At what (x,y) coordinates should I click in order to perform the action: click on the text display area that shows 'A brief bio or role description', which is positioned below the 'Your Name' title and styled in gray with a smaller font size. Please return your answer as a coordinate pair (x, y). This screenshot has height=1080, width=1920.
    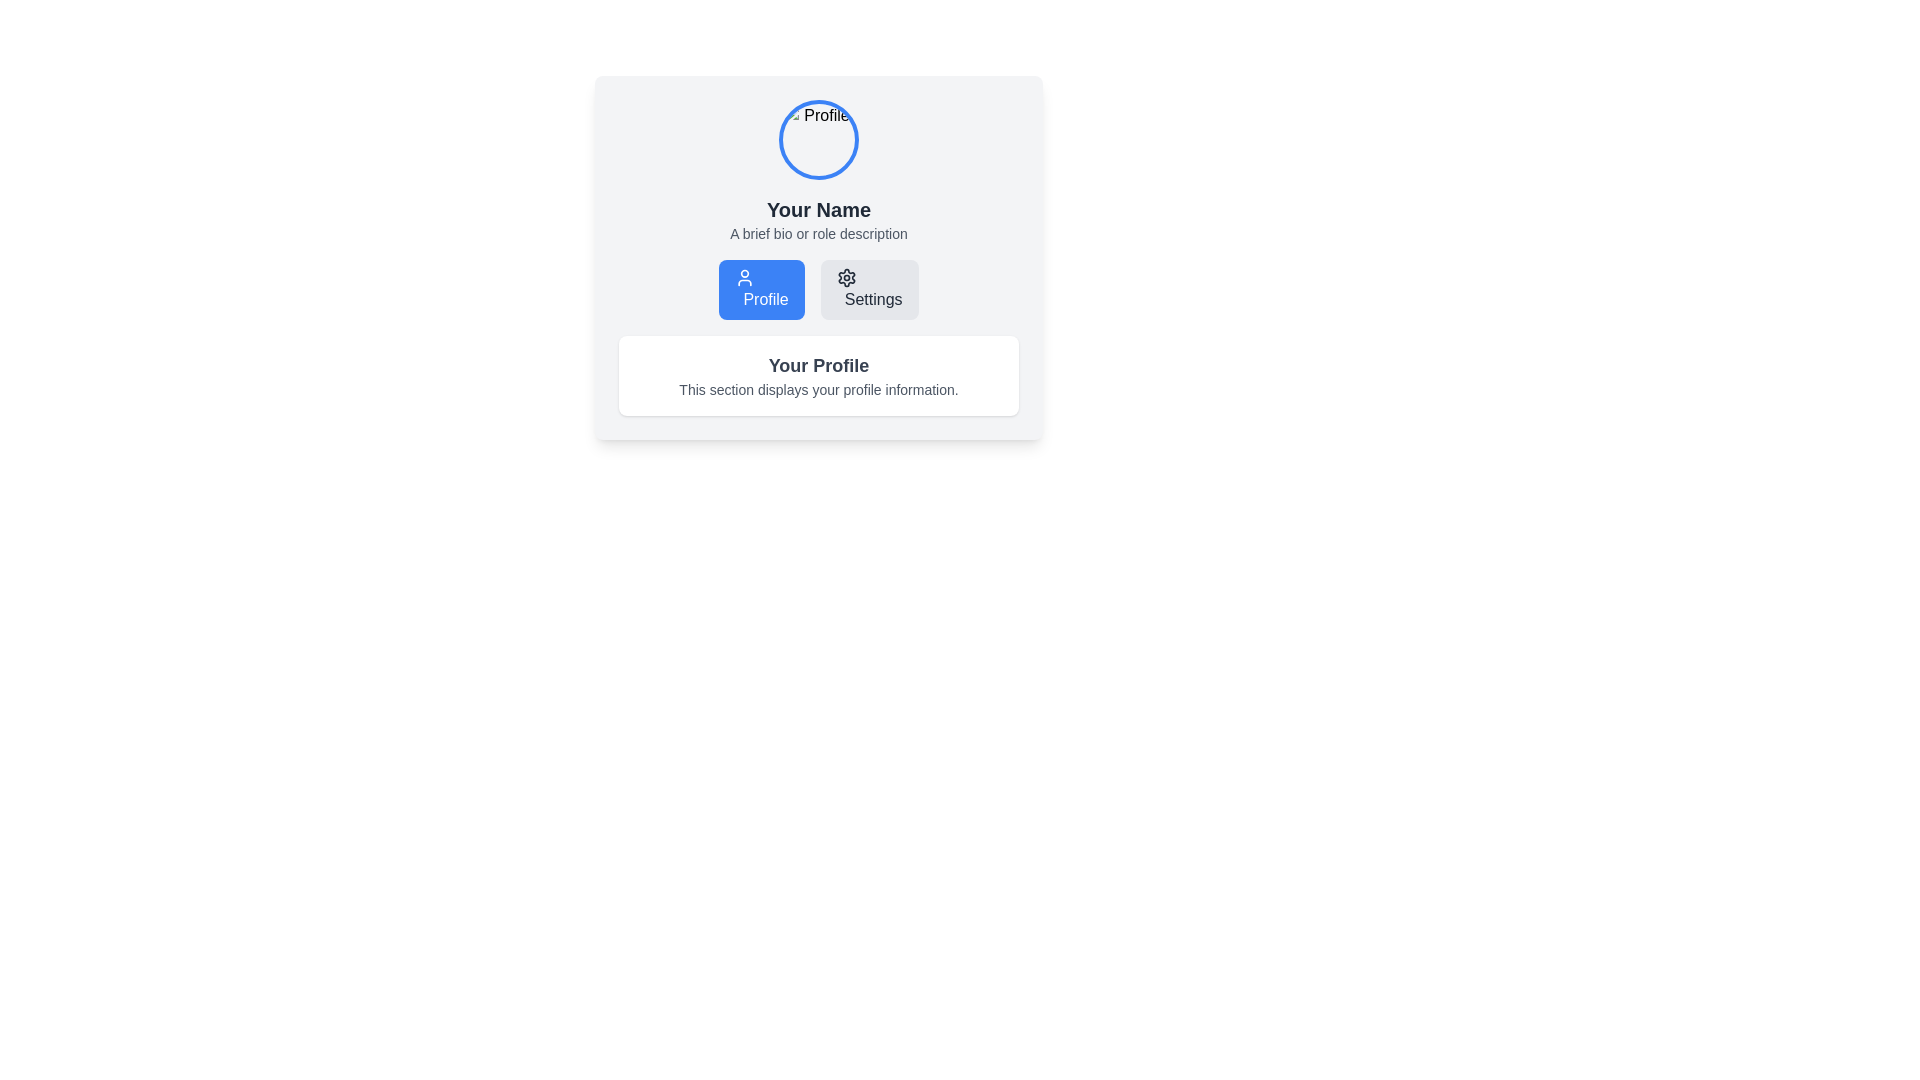
    Looking at the image, I should click on (819, 233).